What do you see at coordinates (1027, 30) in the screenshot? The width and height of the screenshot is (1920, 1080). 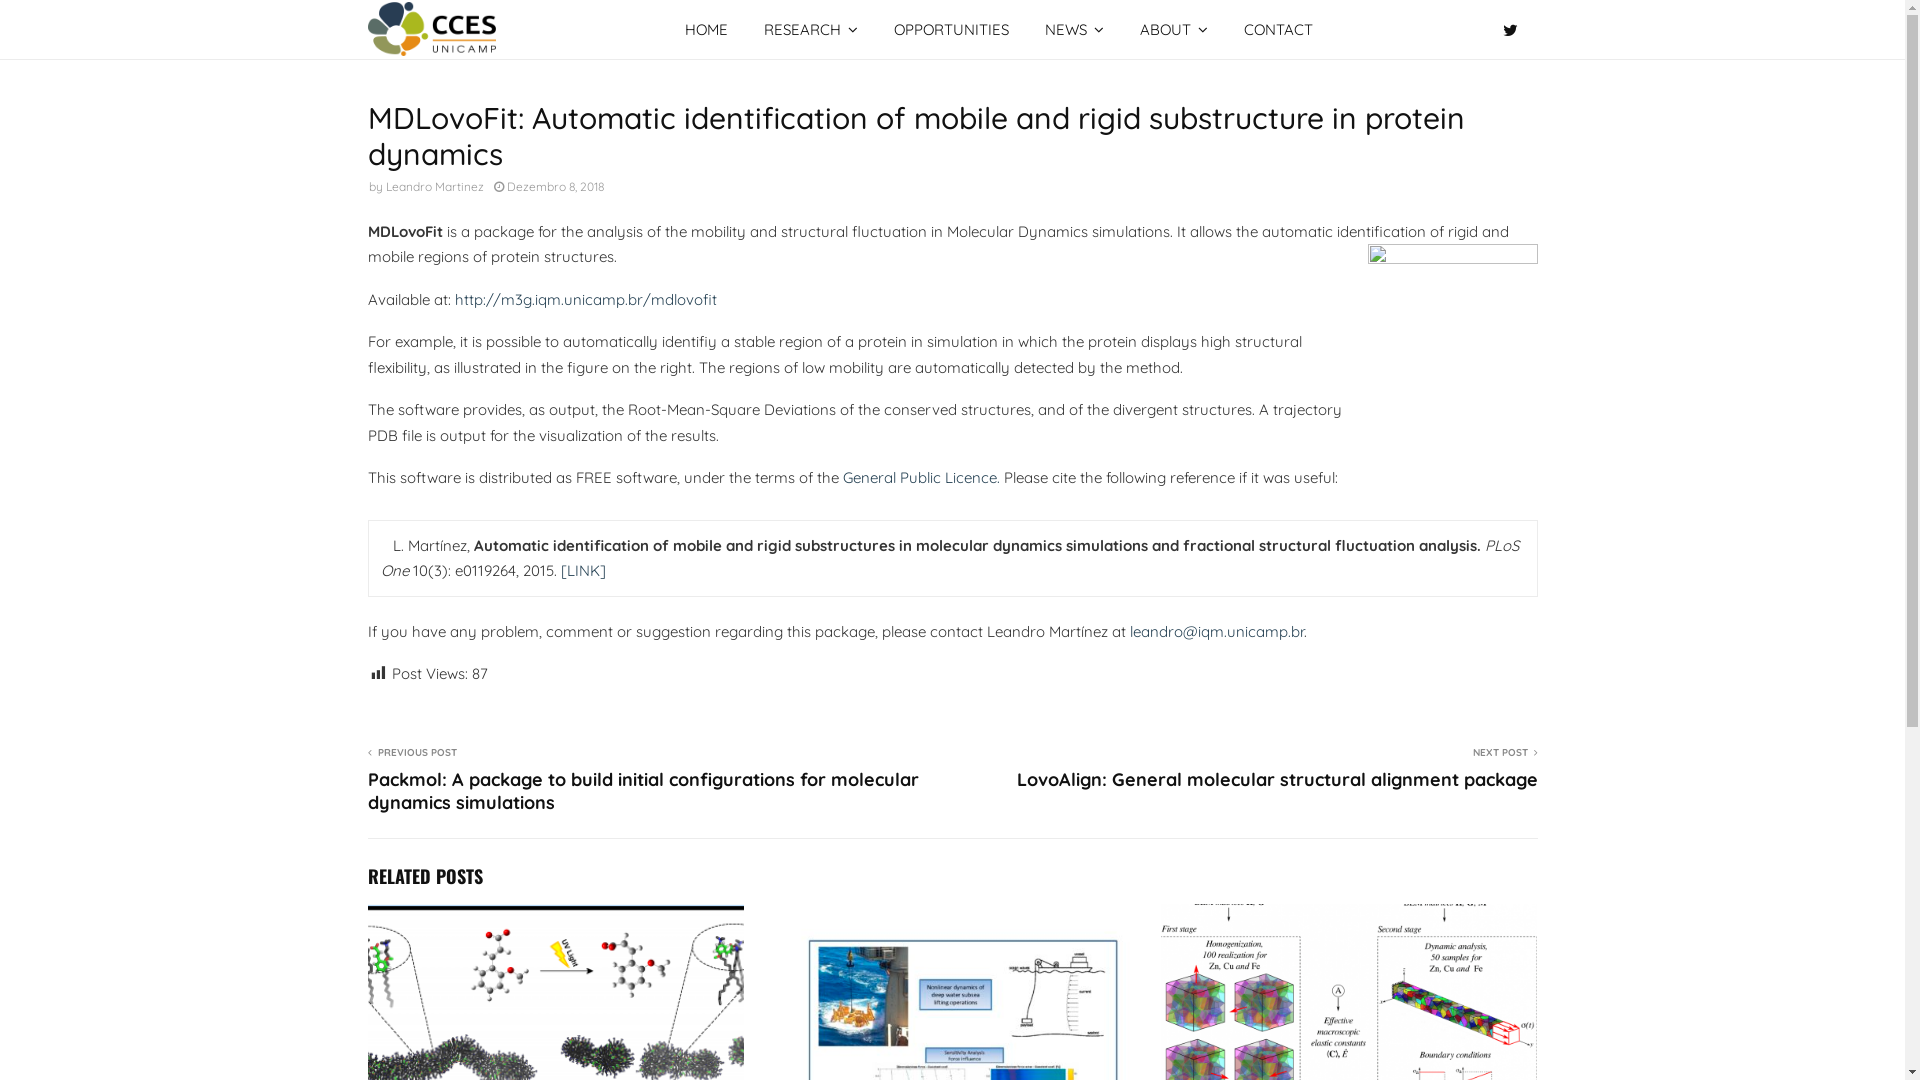 I see `'NEWS'` at bounding box center [1027, 30].